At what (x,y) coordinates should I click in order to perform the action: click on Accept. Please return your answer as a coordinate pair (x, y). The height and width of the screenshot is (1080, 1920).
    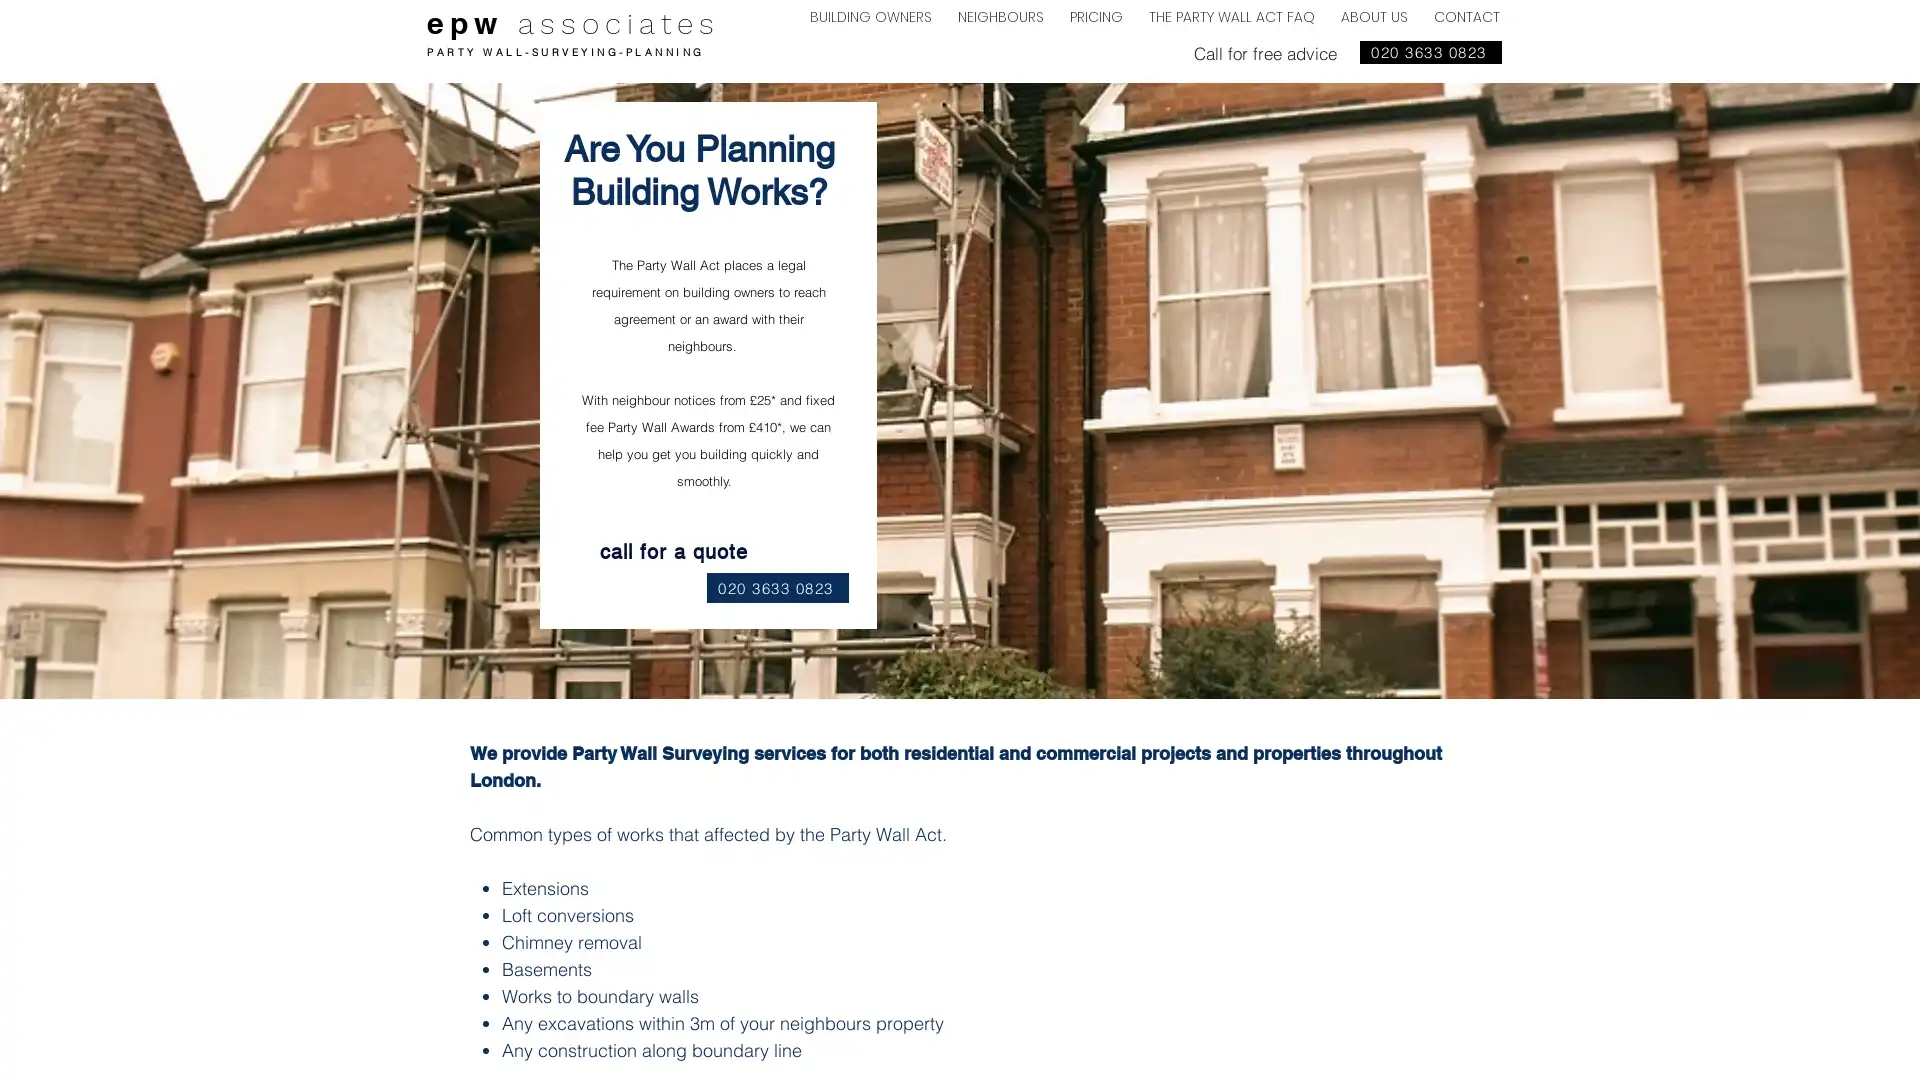
    Looking at the image, I should click on (1830, 1047).